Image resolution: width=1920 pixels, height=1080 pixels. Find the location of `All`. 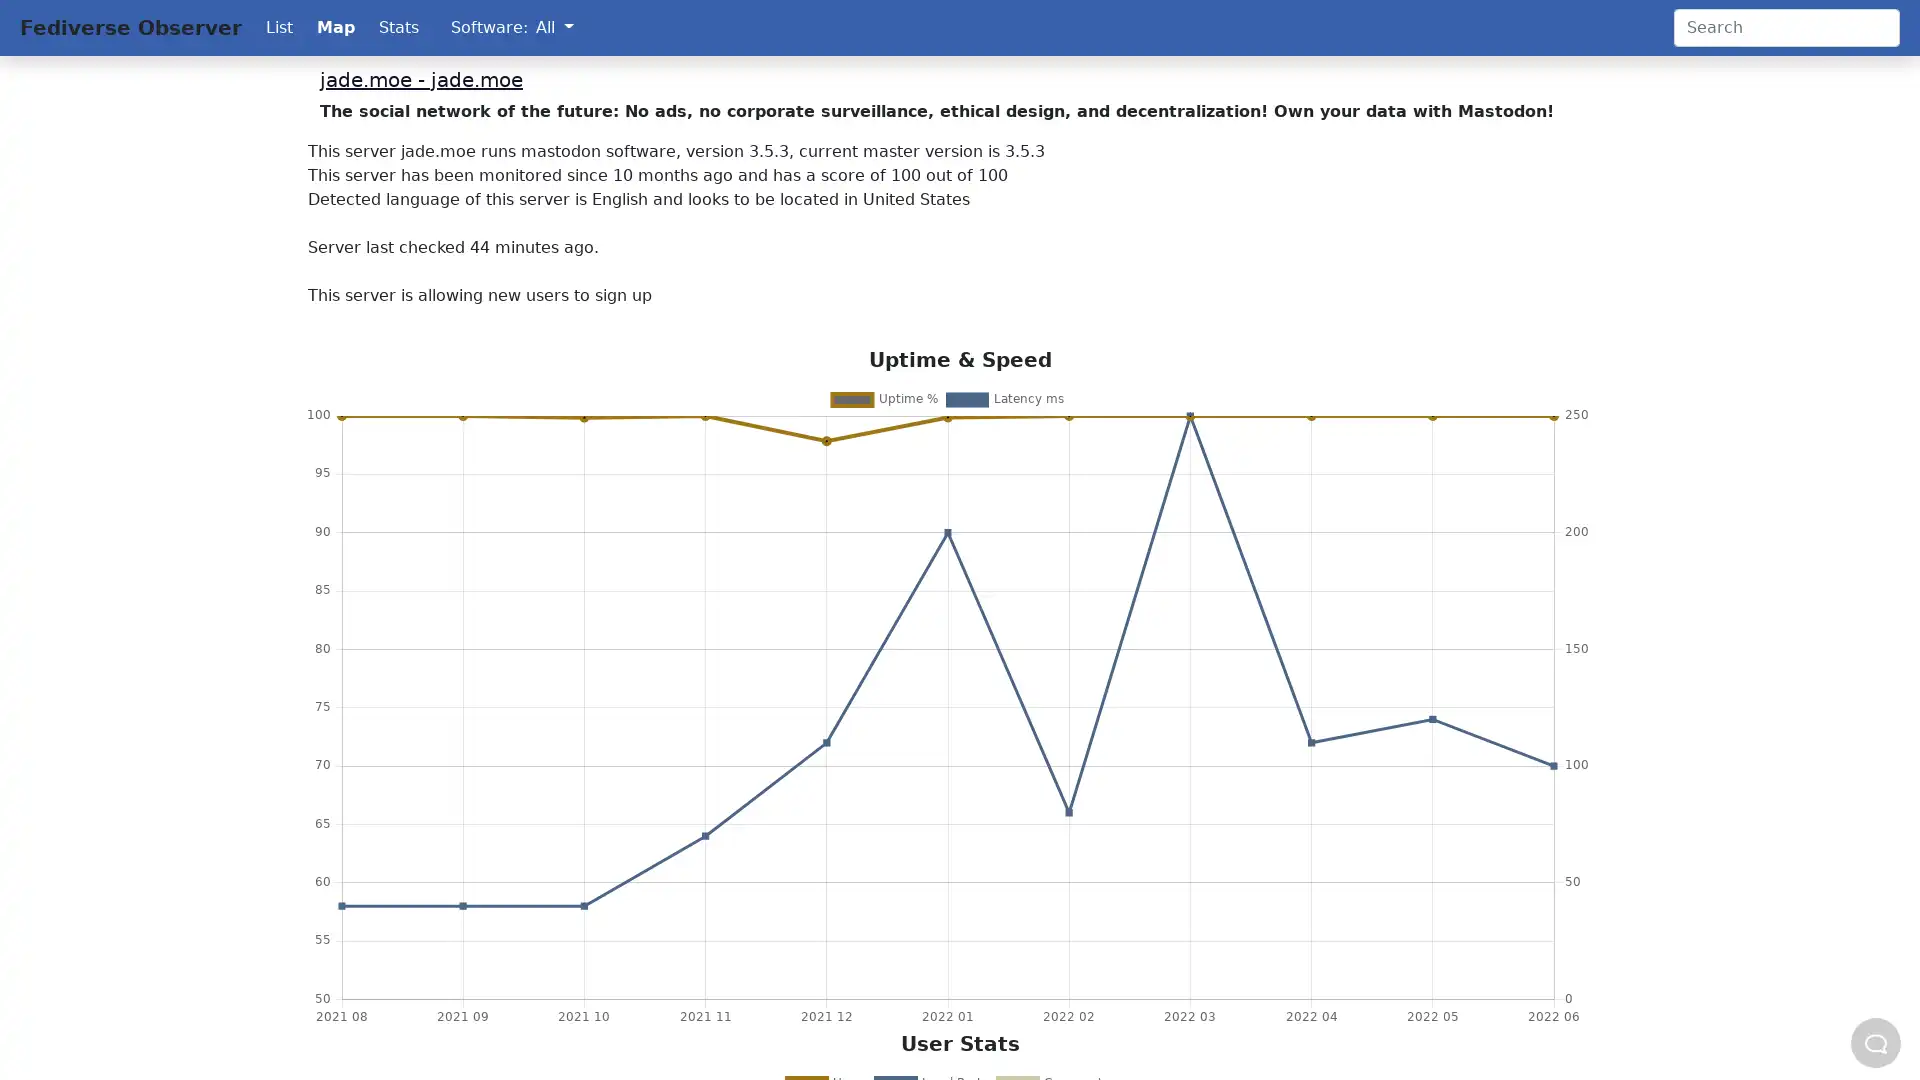

All is located at coordinates (554, 27).